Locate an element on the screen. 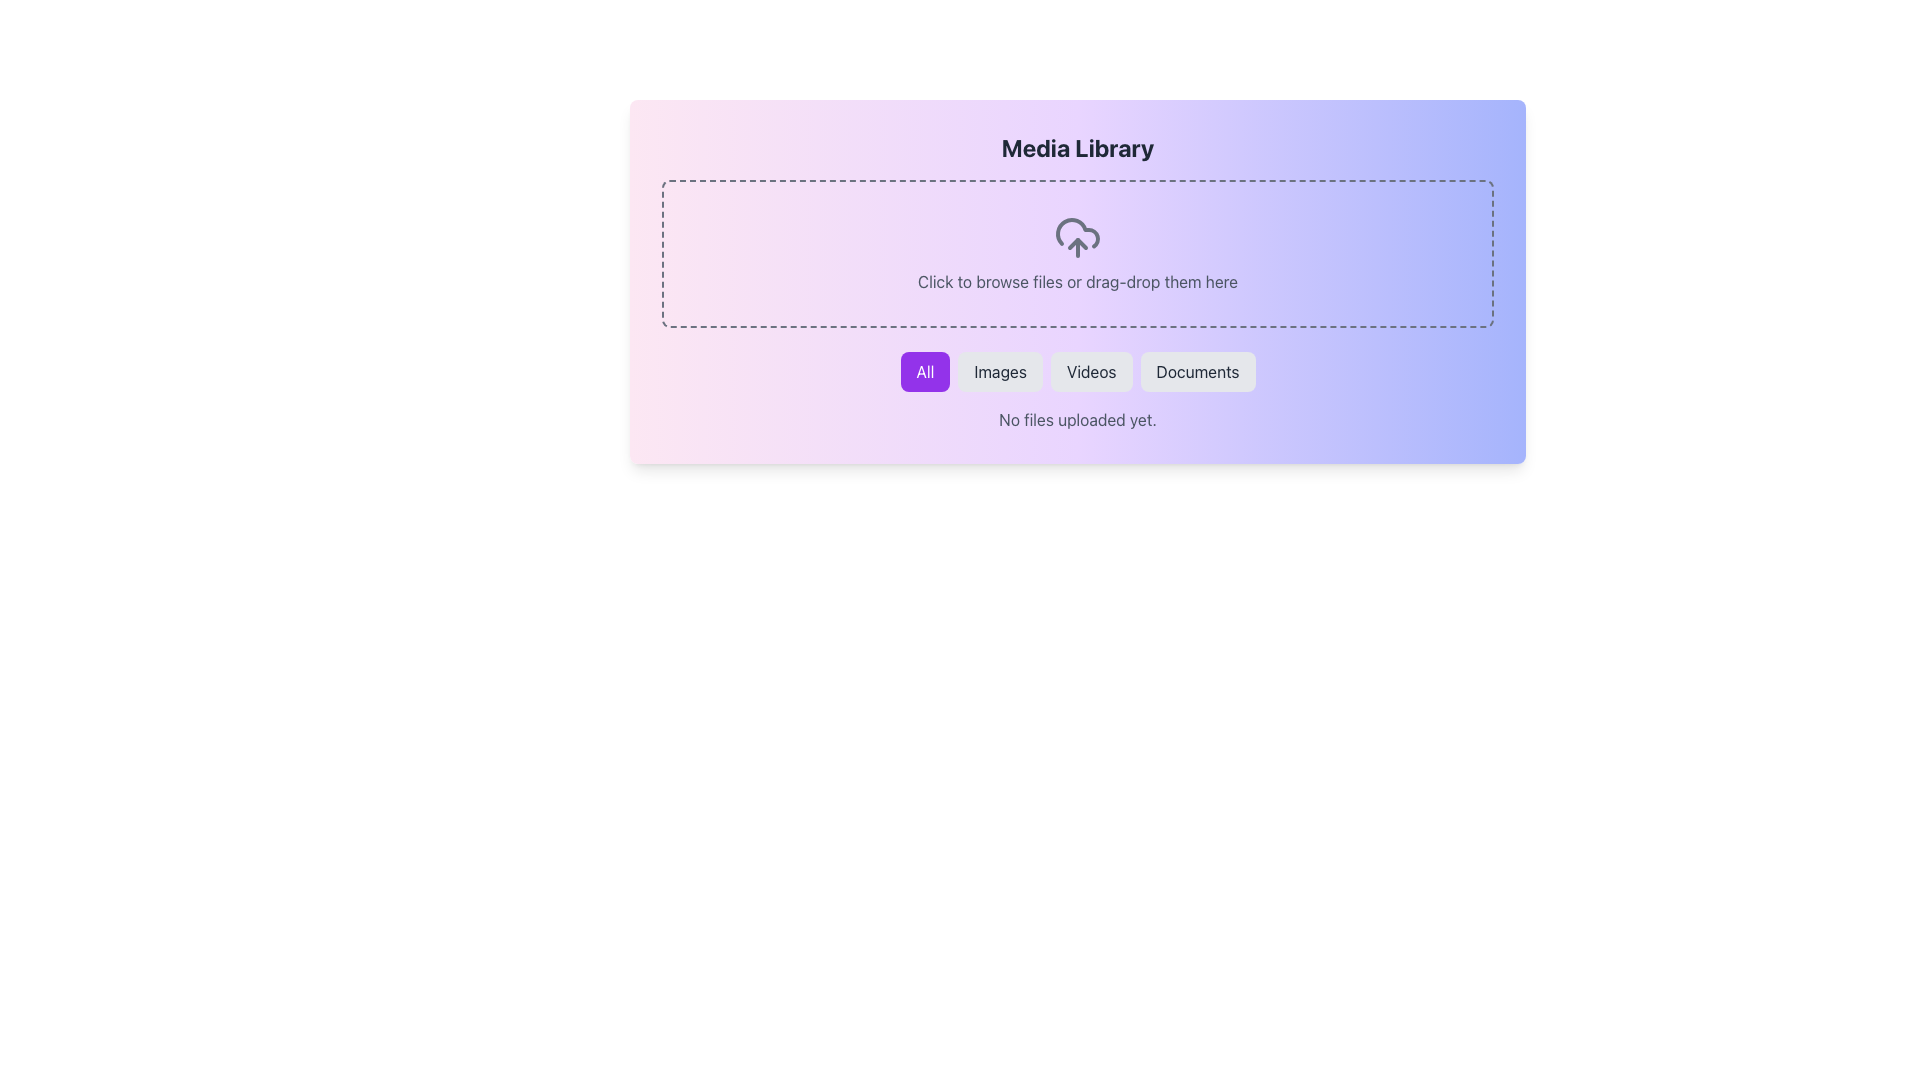  and drop a file into the File upload area located below the 'Media Library' heading and above the filter buttons is located at coordinates (1077, 253).